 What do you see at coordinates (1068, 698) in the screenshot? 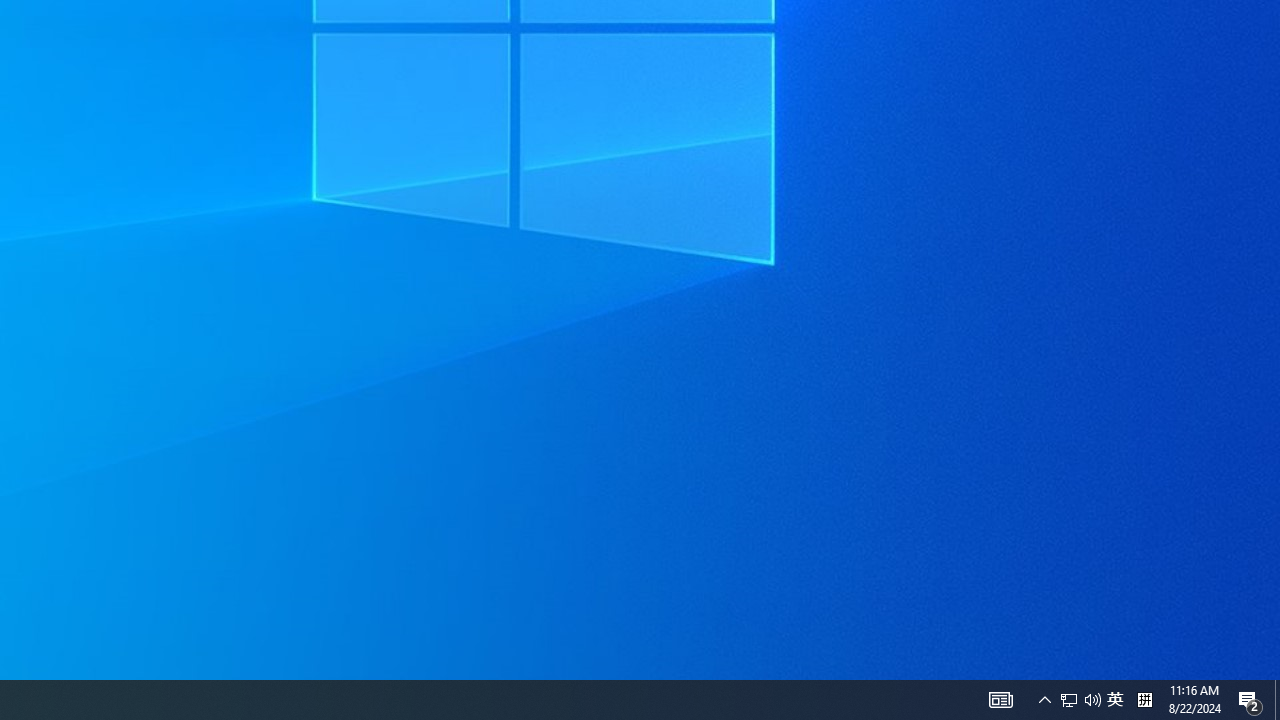
I see `'User Promoted Notification Area'` at bounding box center [1068, 698].